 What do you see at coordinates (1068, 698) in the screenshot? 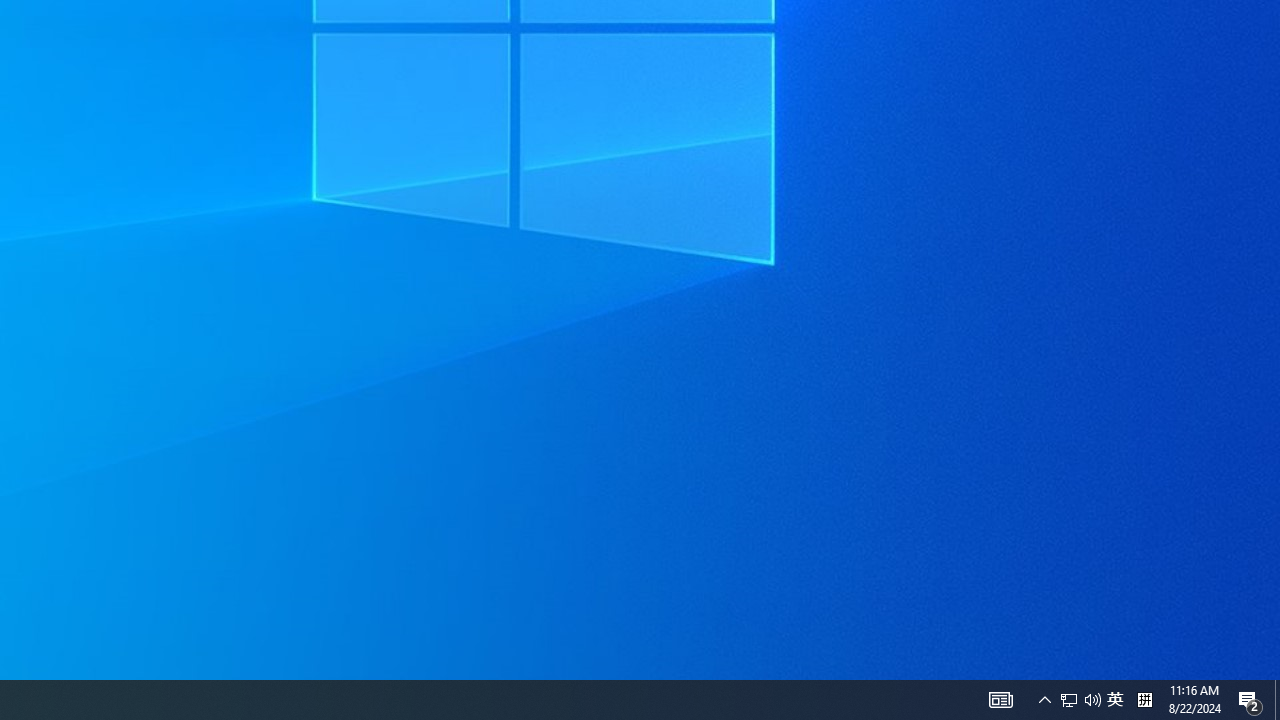
I see `'User Promoted Notification Area'` at bounding box center [1068, 698].